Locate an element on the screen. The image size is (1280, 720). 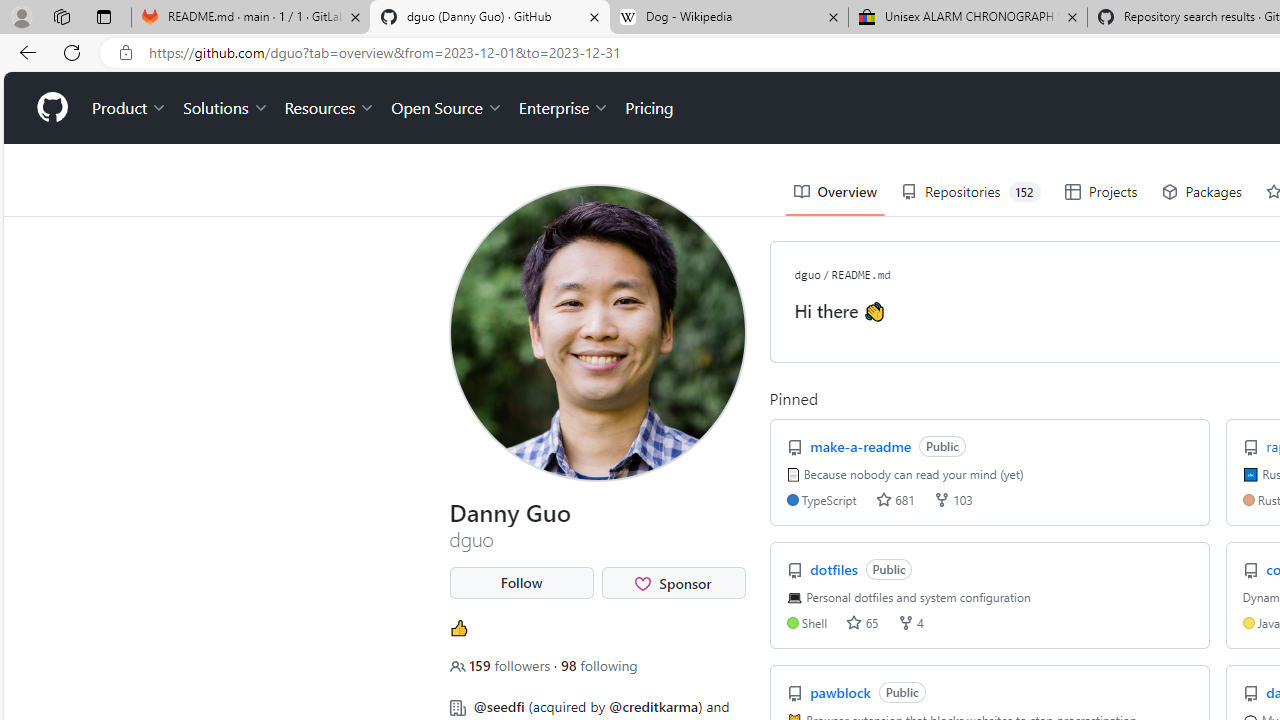
'Pricing' is located at coordinates (649, 108).